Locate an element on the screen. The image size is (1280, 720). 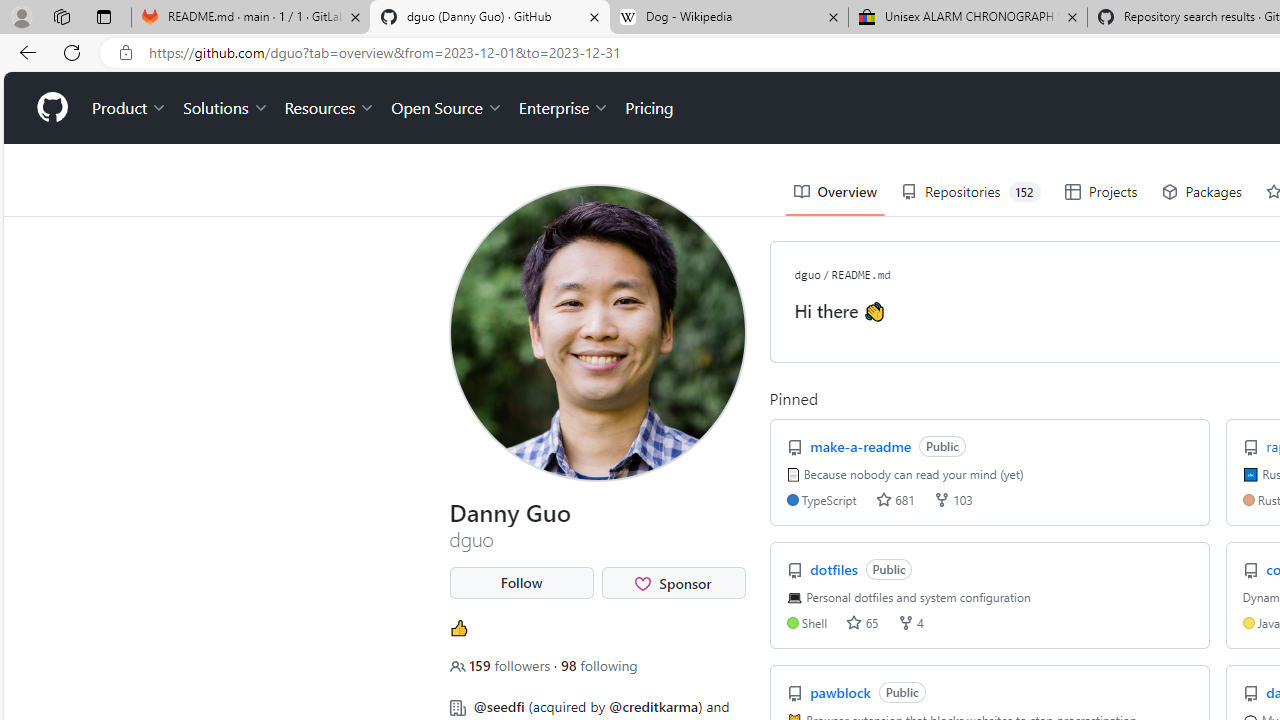
'Pricing' is located at coordinates (649, 108).